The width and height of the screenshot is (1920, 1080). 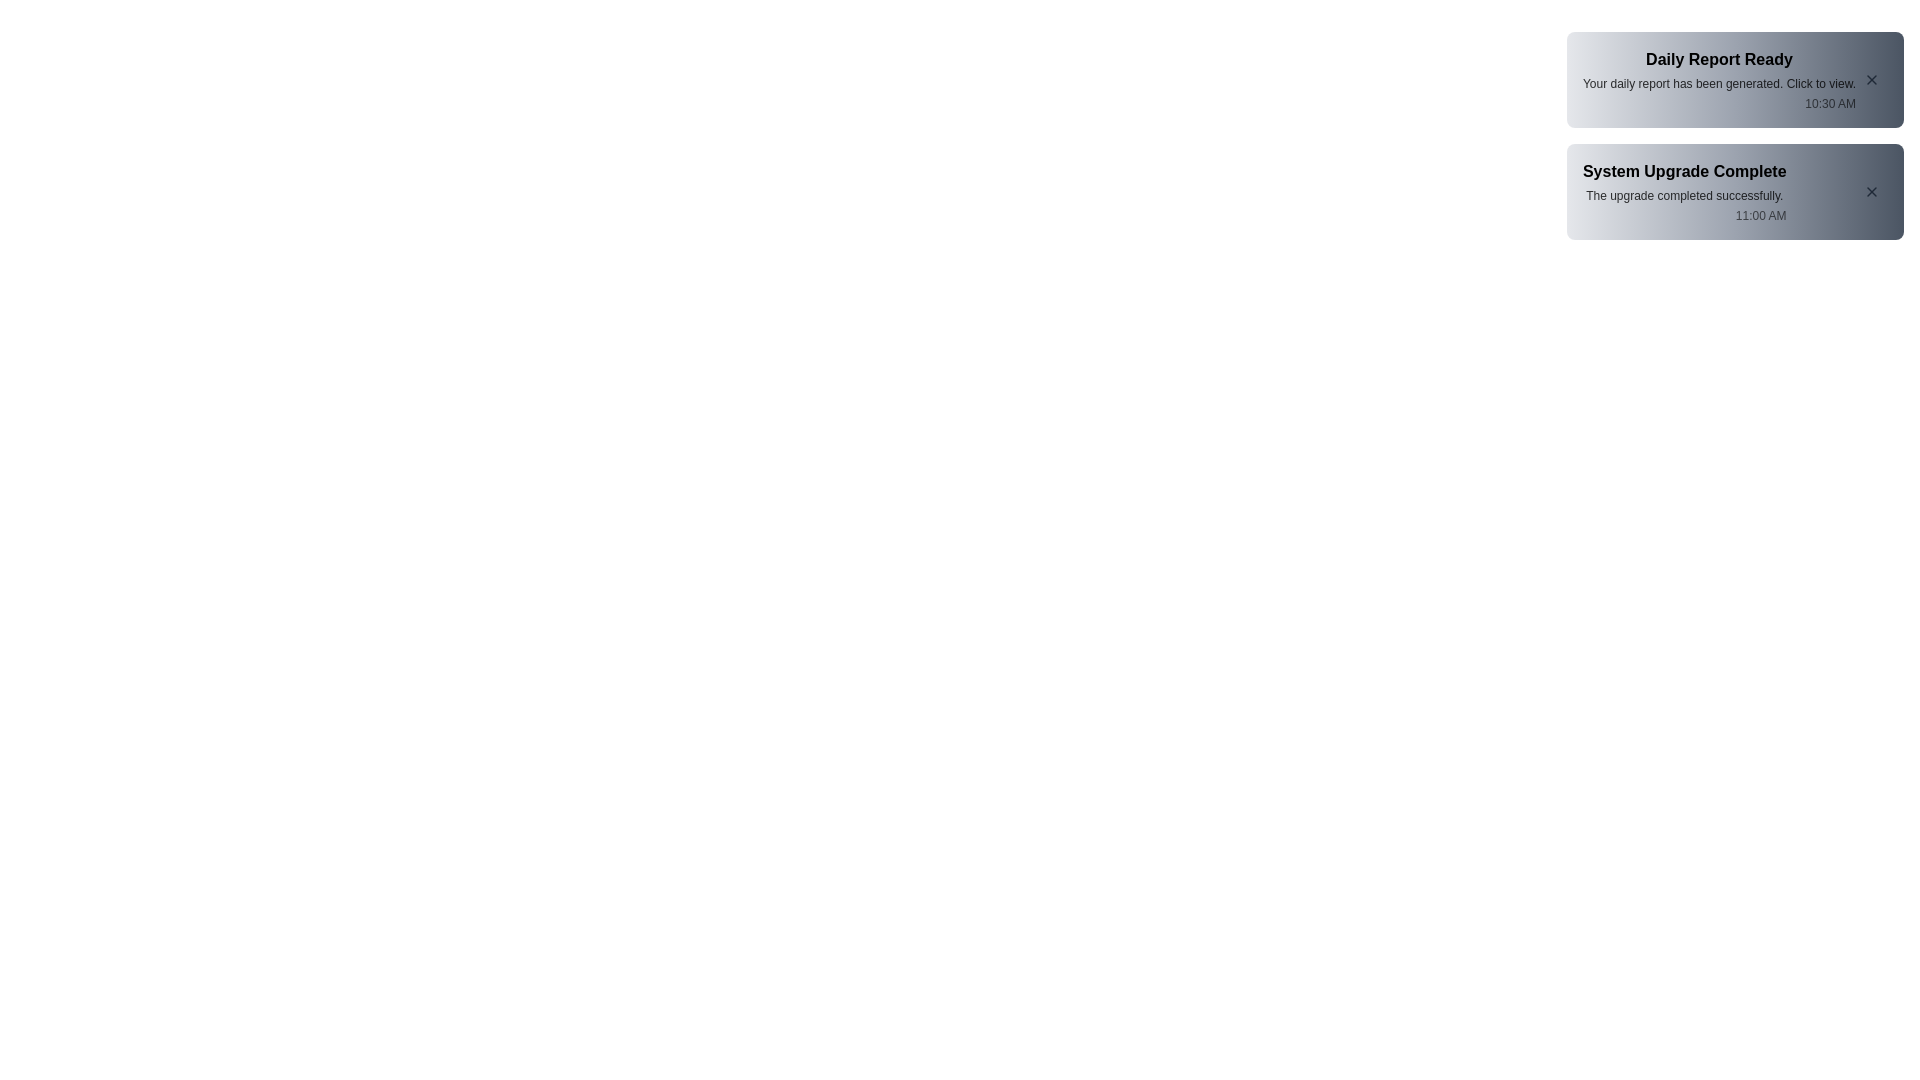 I want to click on the notification title and details for the first notification, so click(x=1718, y=79).